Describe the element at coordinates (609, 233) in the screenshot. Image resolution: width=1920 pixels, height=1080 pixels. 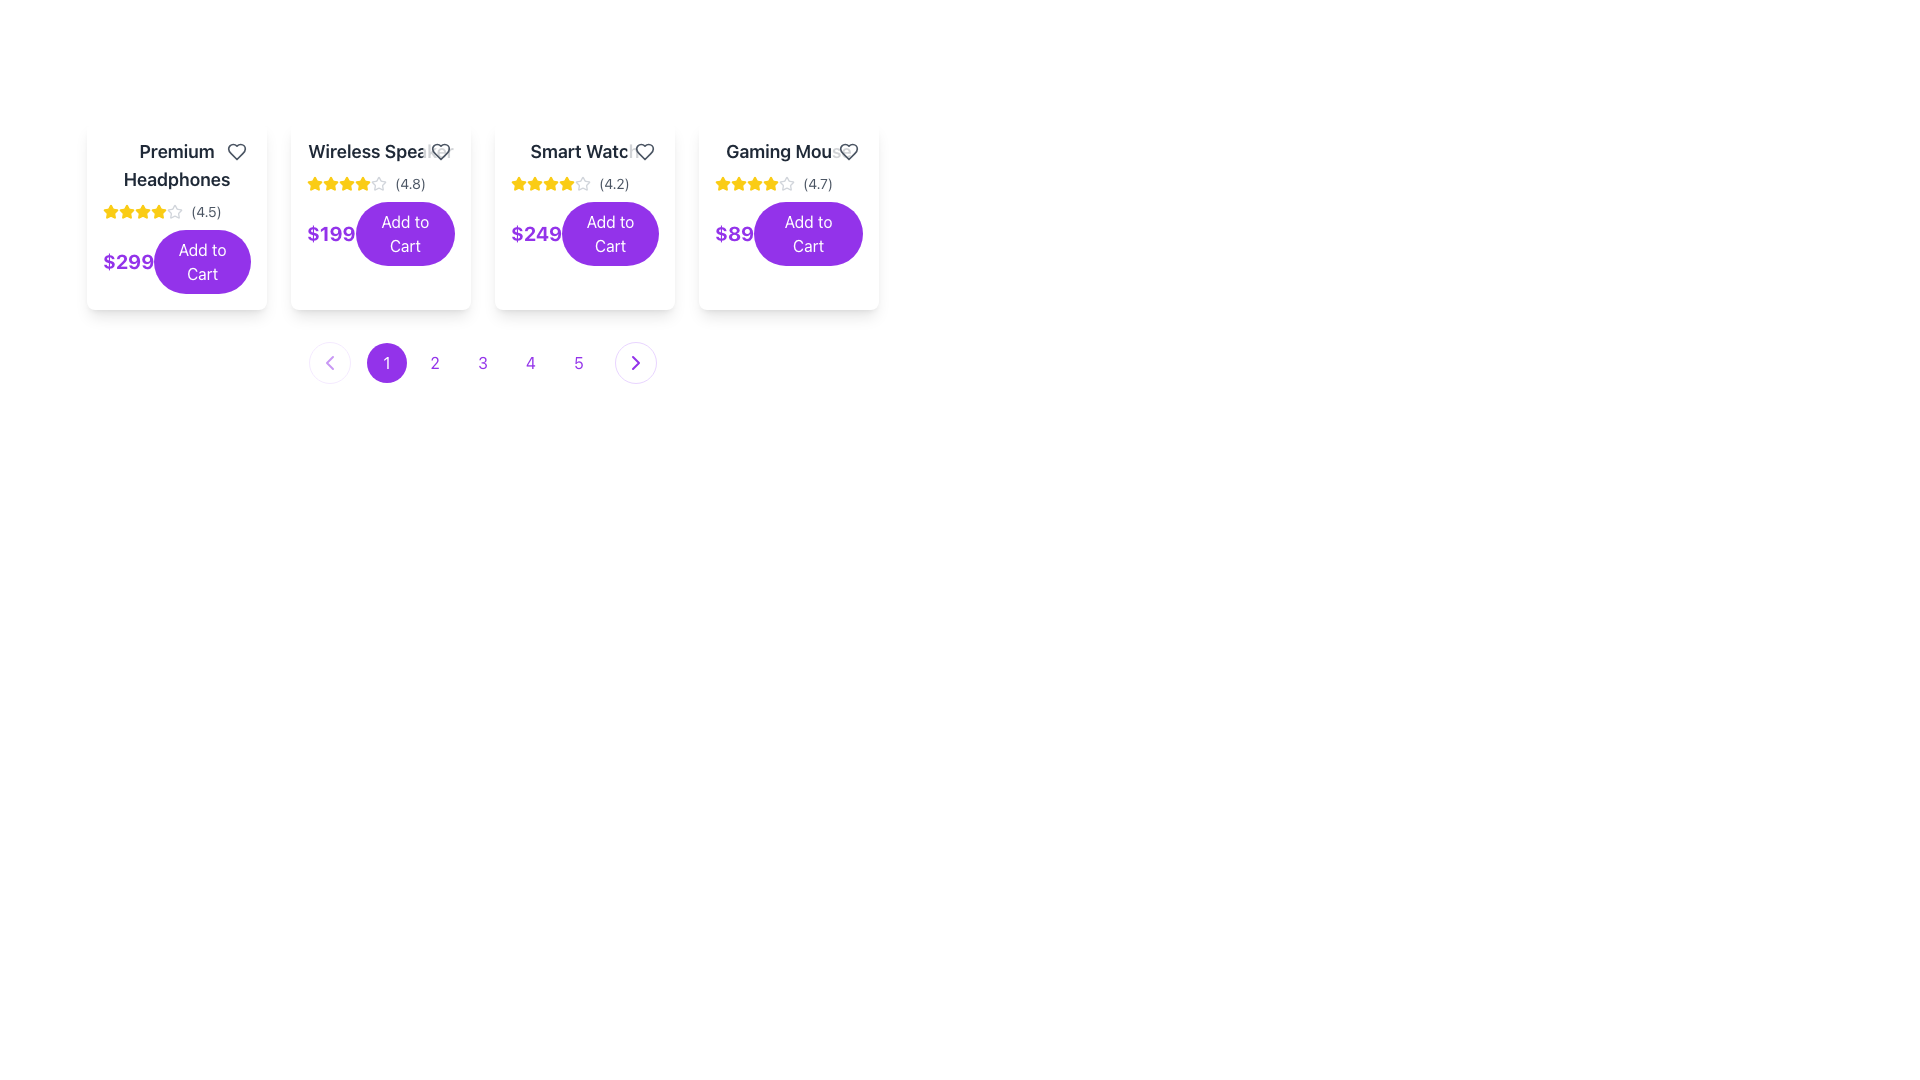
I see `the rectangular button with a purple background and the text 'Add to Cart'` at that location.